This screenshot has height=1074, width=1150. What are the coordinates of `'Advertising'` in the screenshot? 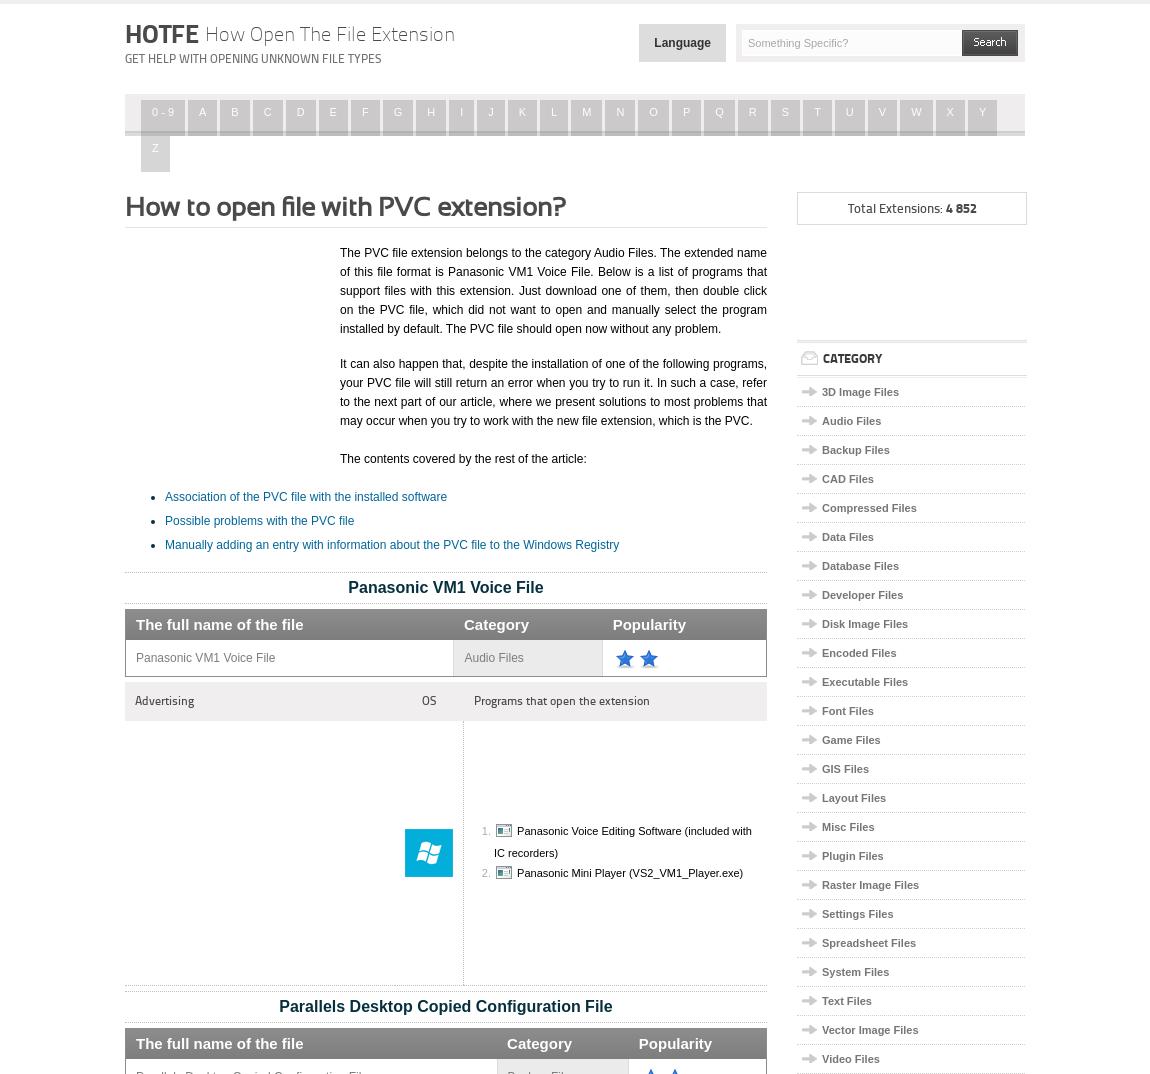 It's located at (134, 700).